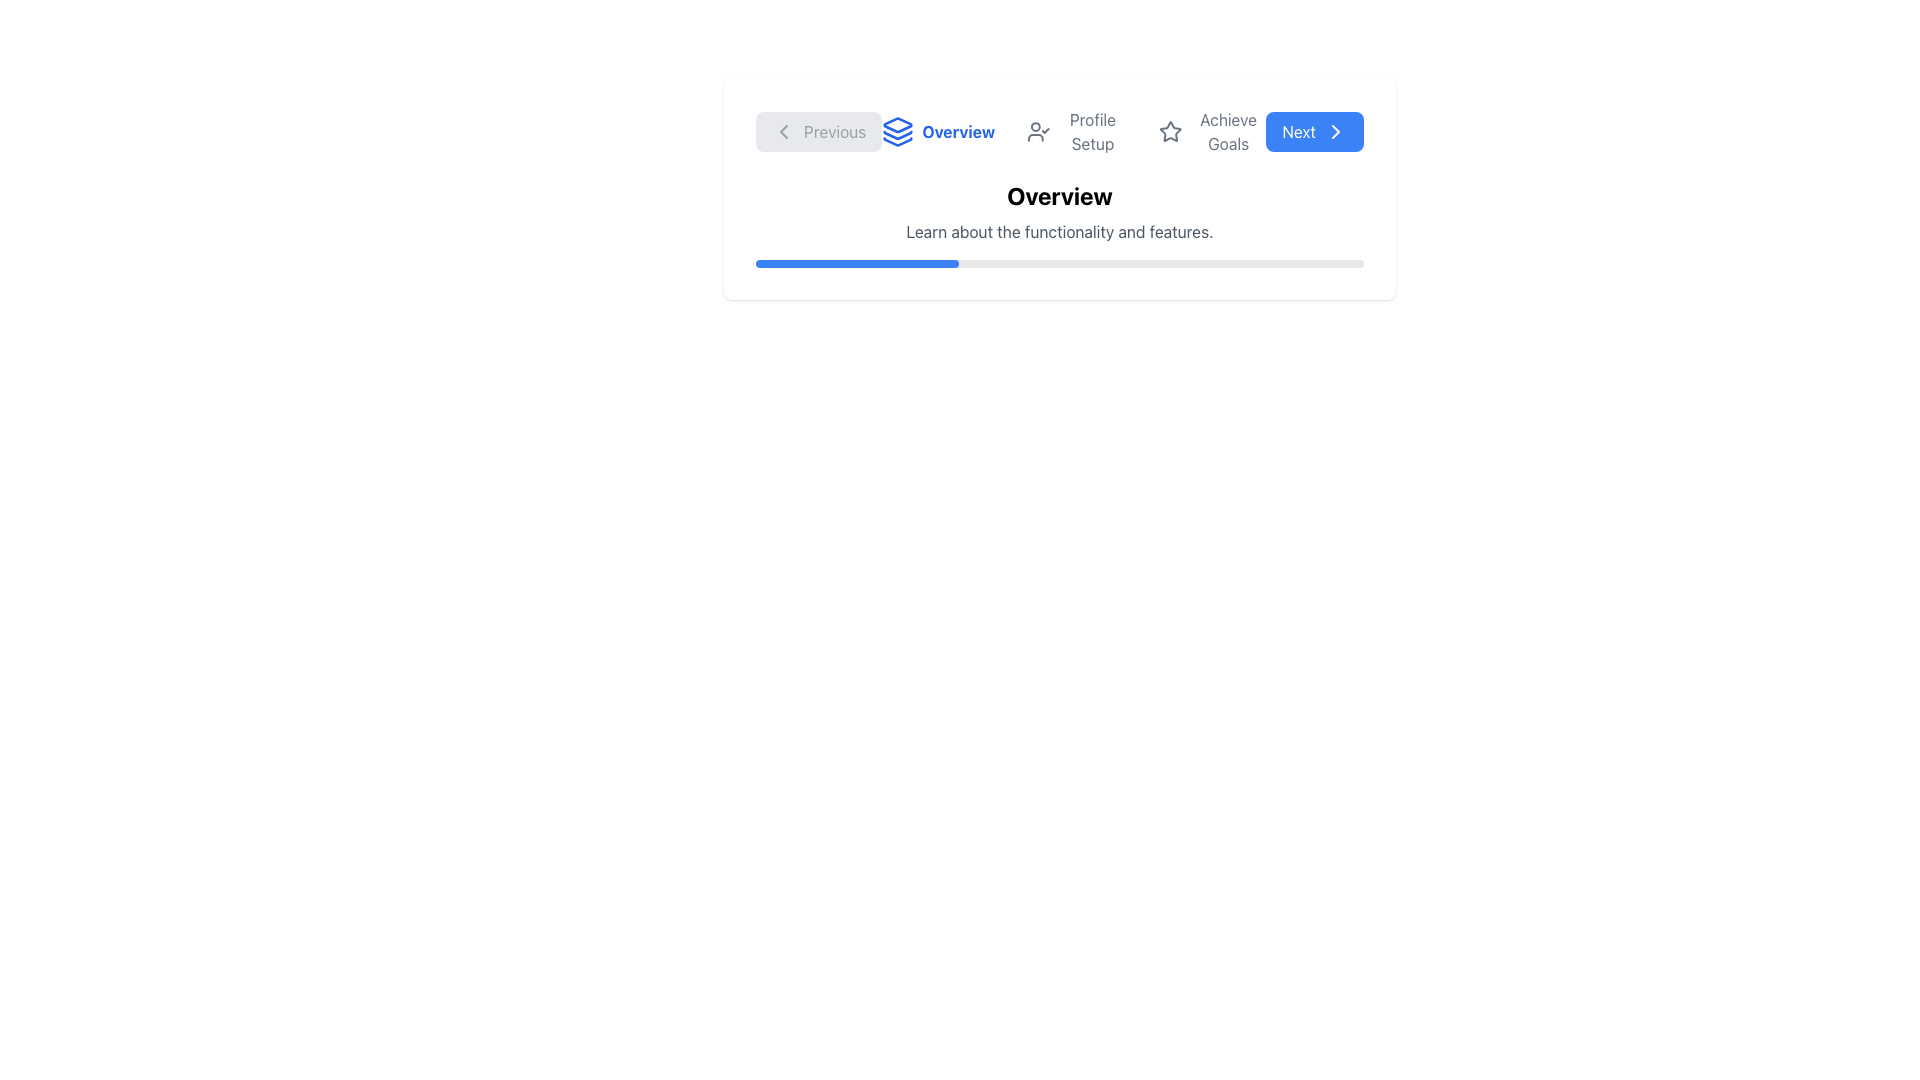 The width and height of the screenshot is (1920, 1080). I want to click on the star icon graphic, which represents a feature or theme such as 'favorite' or 'achievement', located in the horizontal navigation bar to the left of the text 'Achieve Goals', so click(1171, 131).